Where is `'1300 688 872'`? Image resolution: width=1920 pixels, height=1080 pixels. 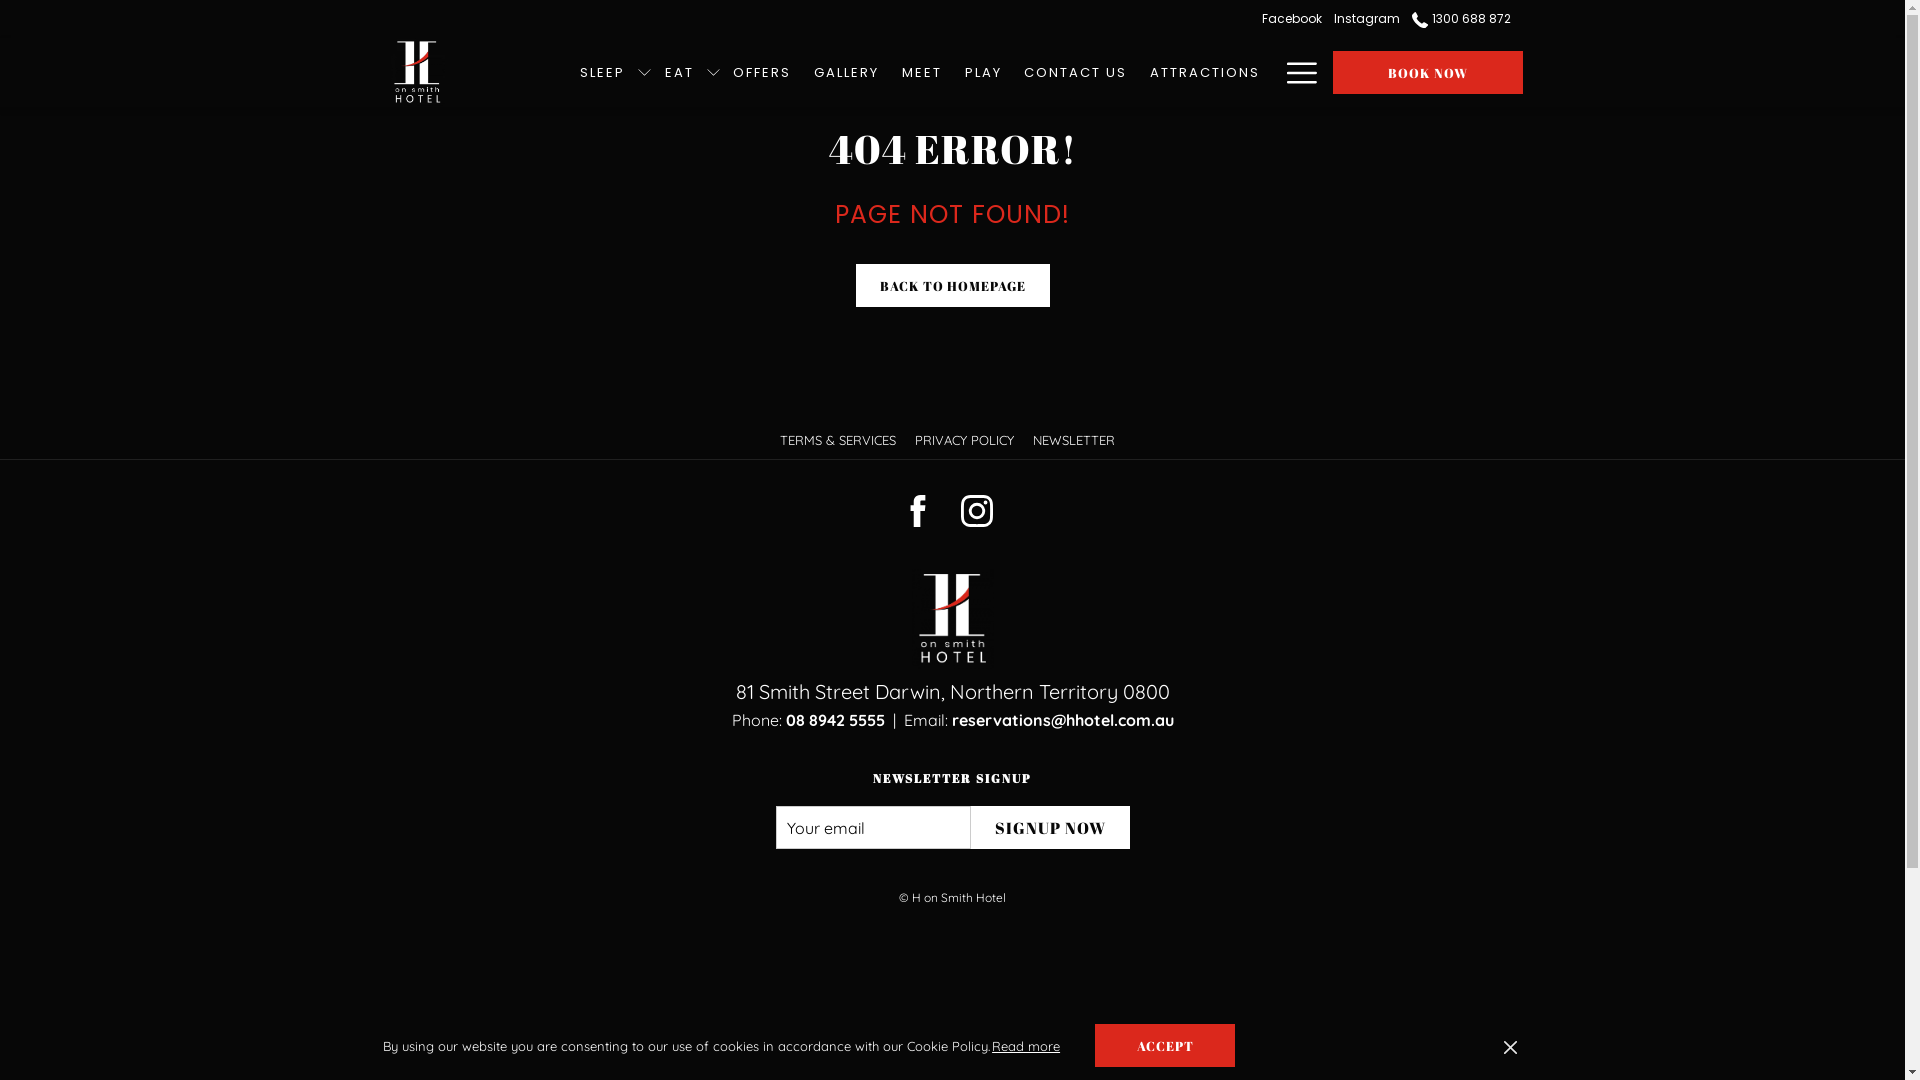
'1300 688 872' is located at coordinates (1463, 18).